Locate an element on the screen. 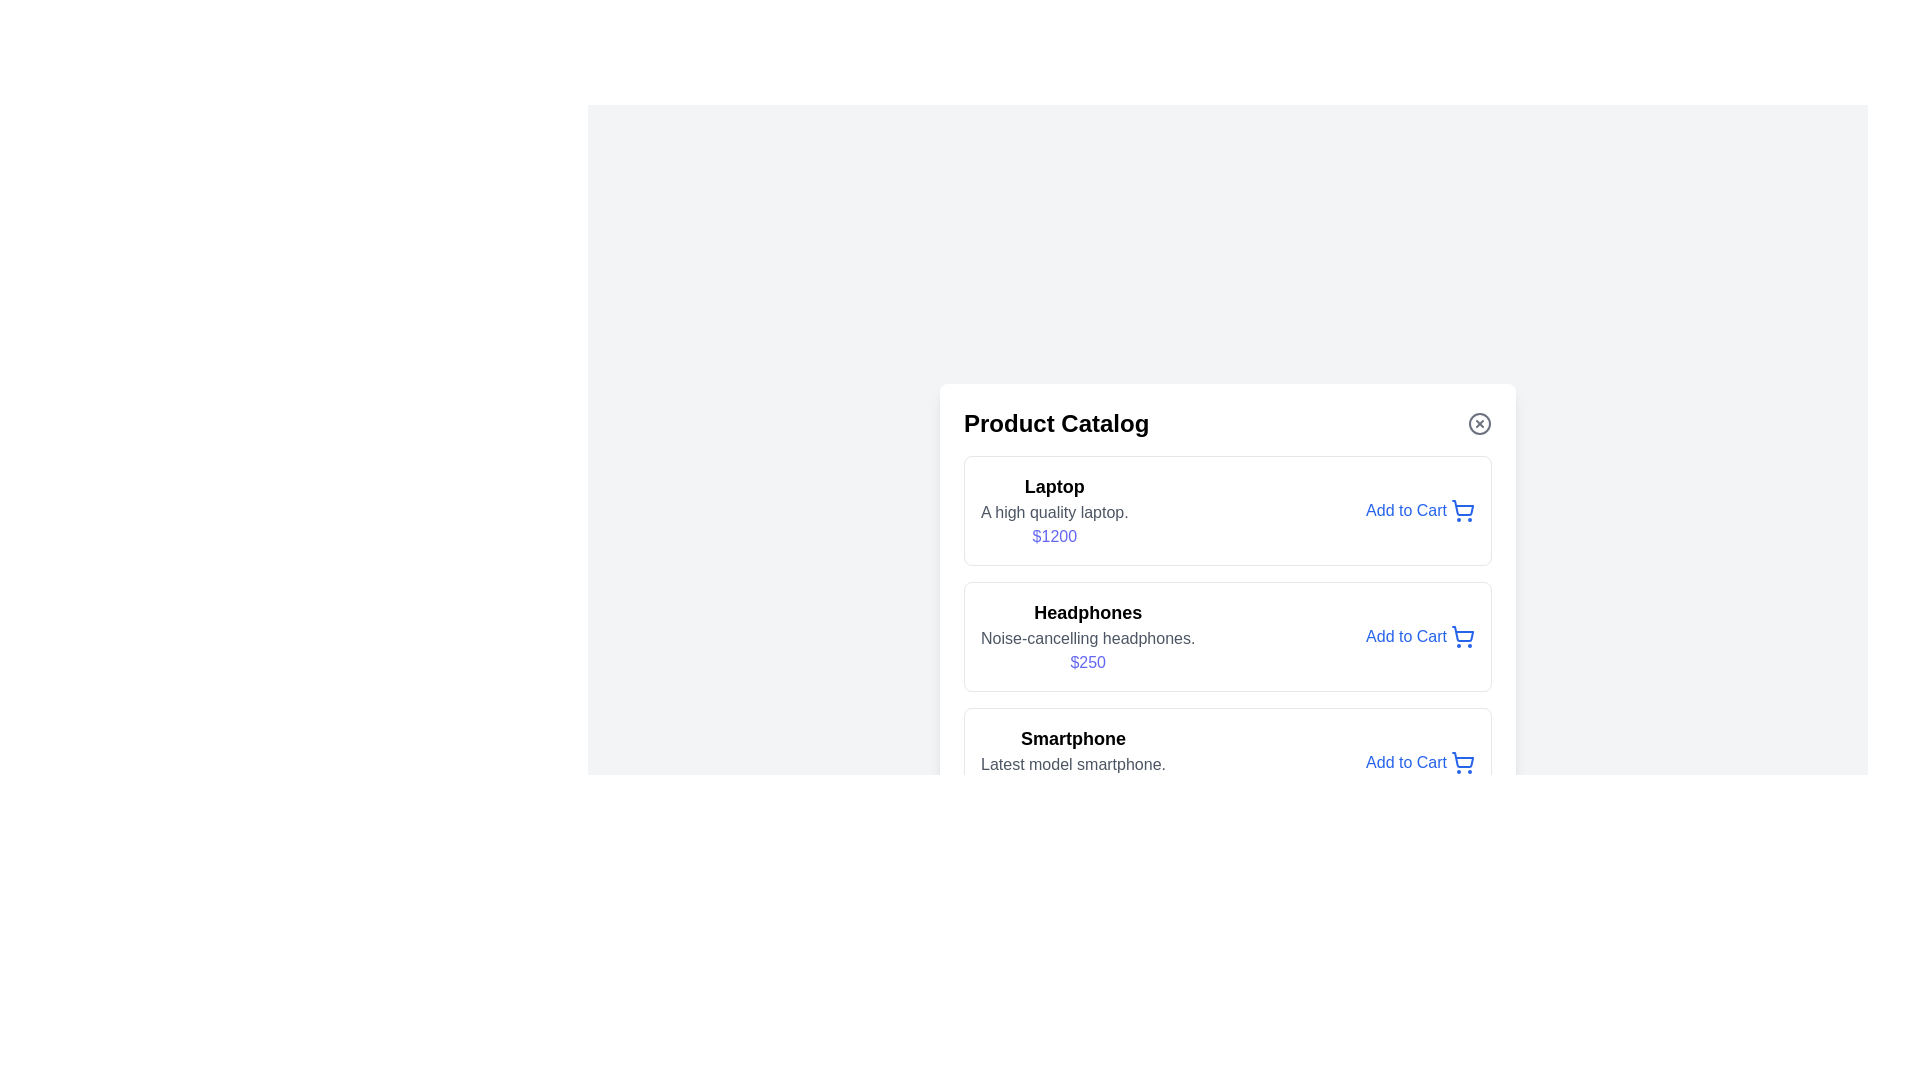  the 'Add to Cart' button for the product Headphones is located at coordinates (1419, 636).